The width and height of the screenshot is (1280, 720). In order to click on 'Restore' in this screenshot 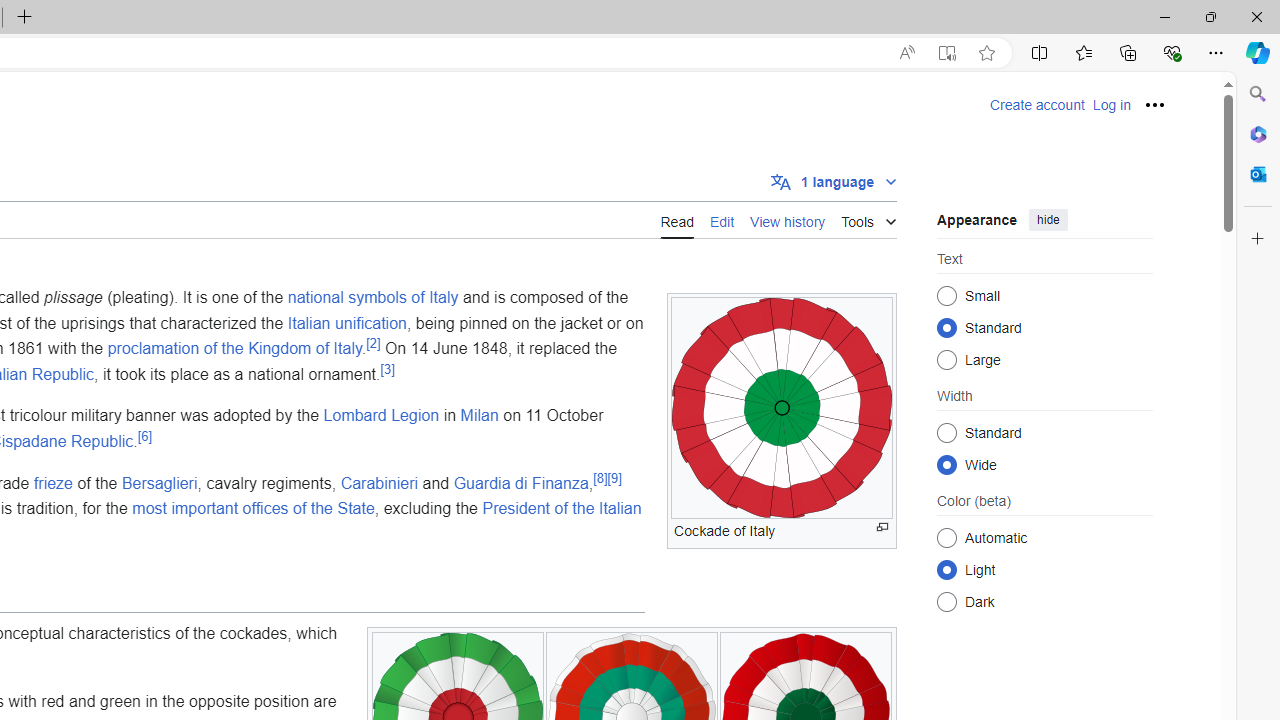, I will do `click(1209, 16)`.